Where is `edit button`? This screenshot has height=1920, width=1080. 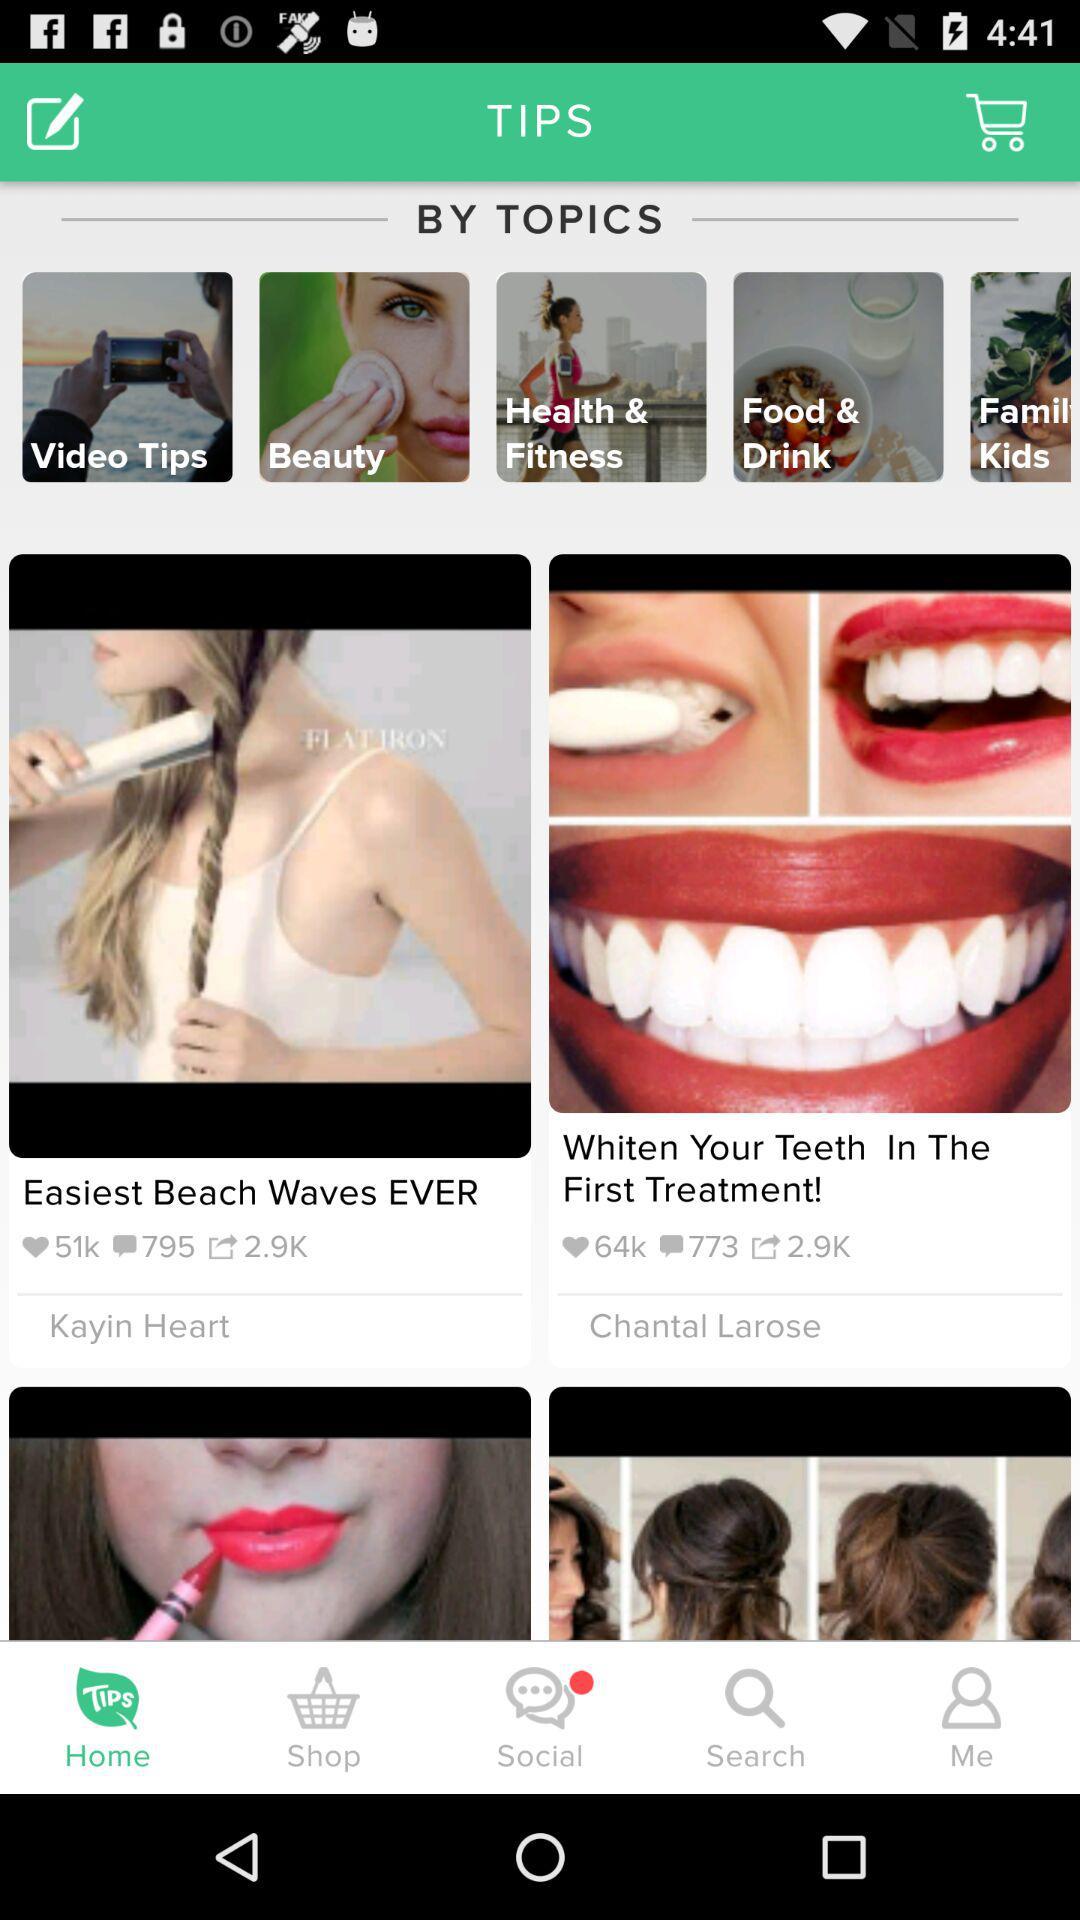 edit button is located at coordinates (54, 120).